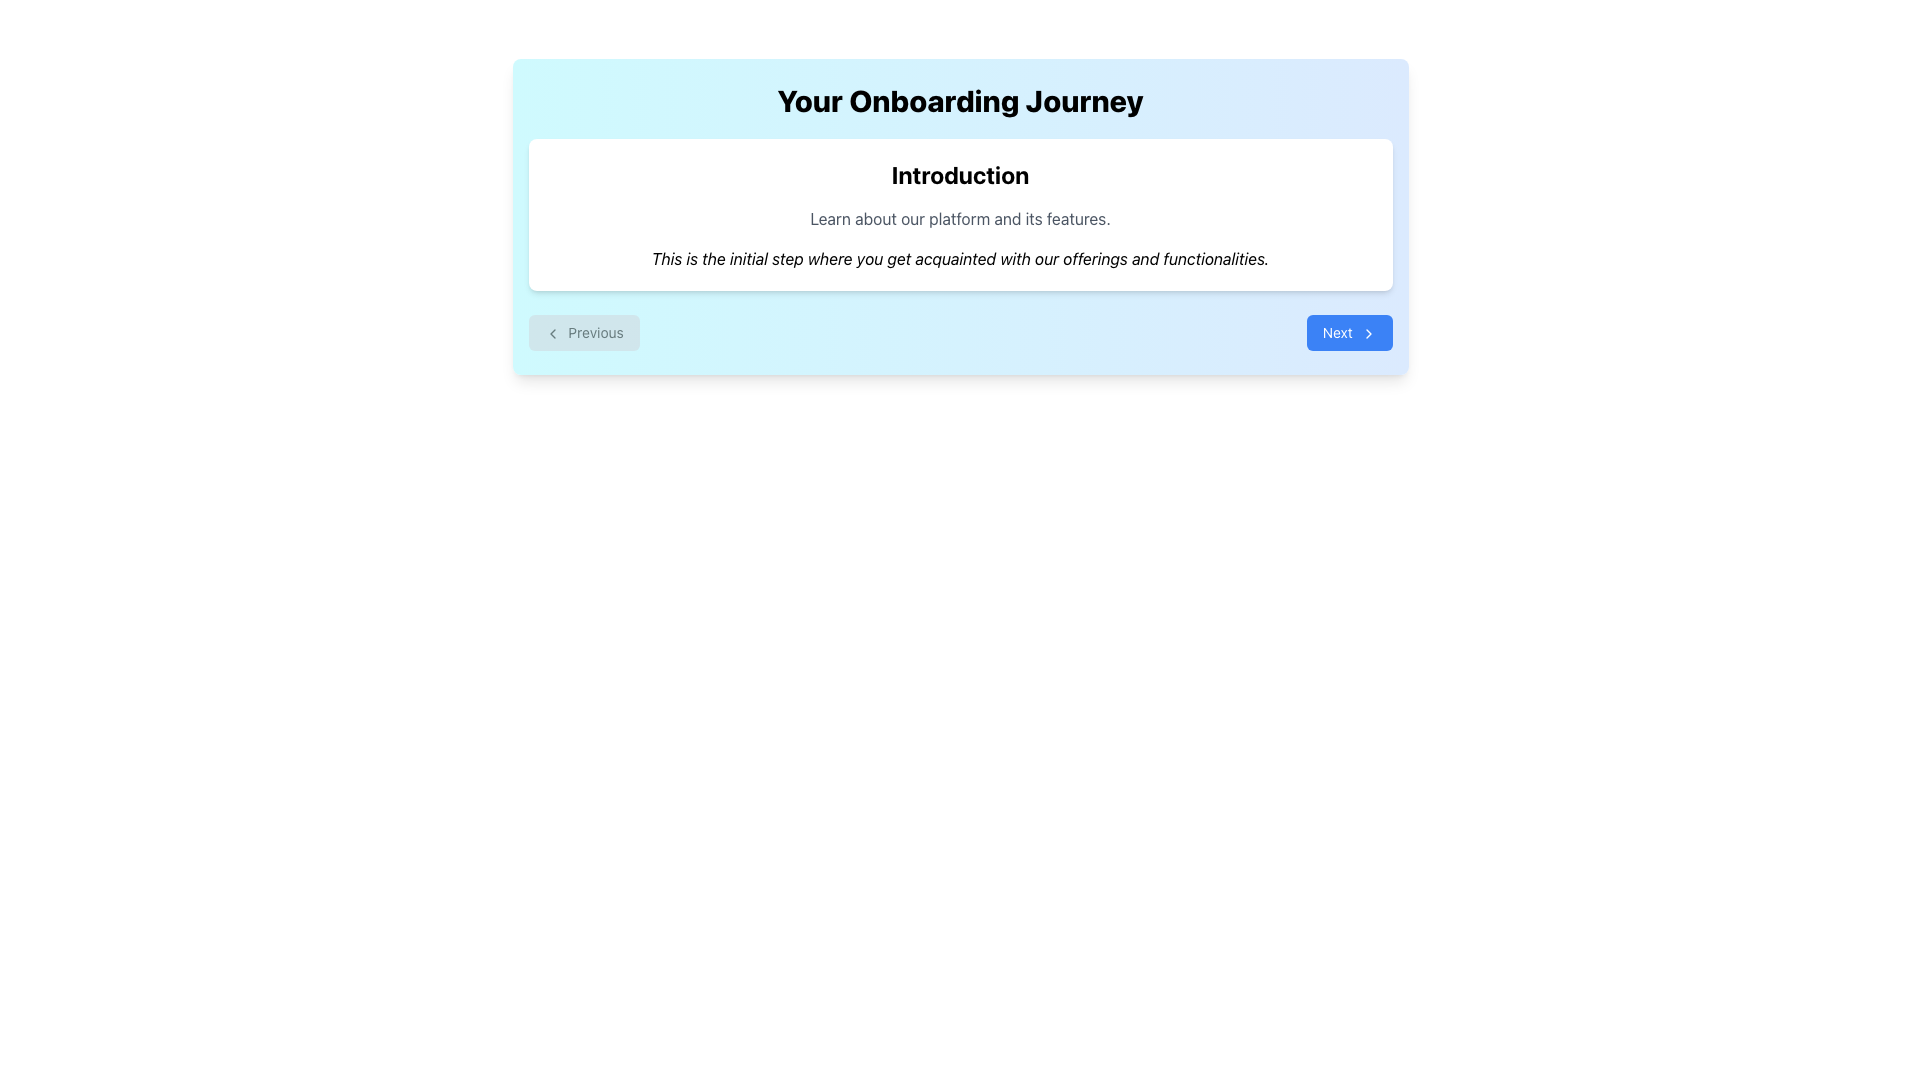 The image size is (1920, 1080). I want to click on the navigation forward icon located to the right of the 'Next' text within the blue button in the lower-right corner of the card component, so click(1367, 333).